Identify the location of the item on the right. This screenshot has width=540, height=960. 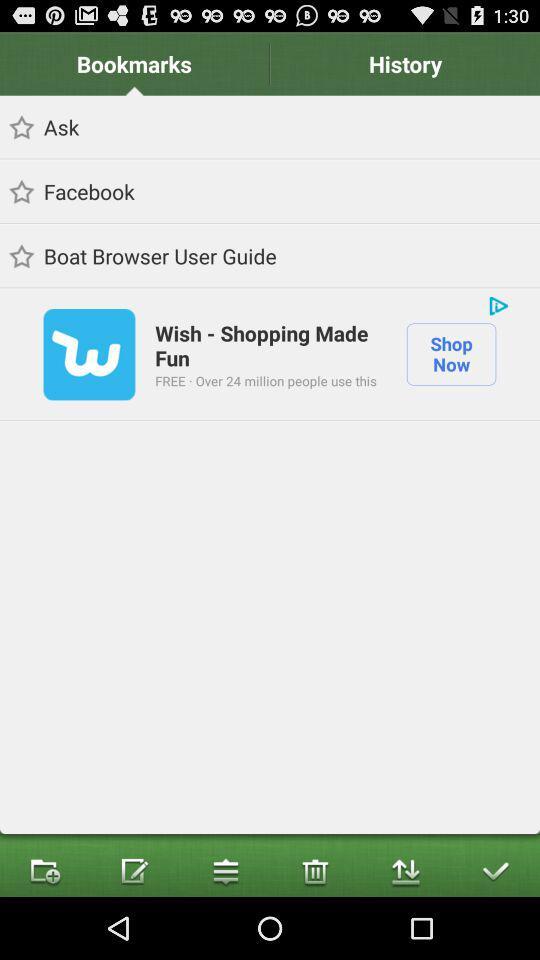
(451, 354).